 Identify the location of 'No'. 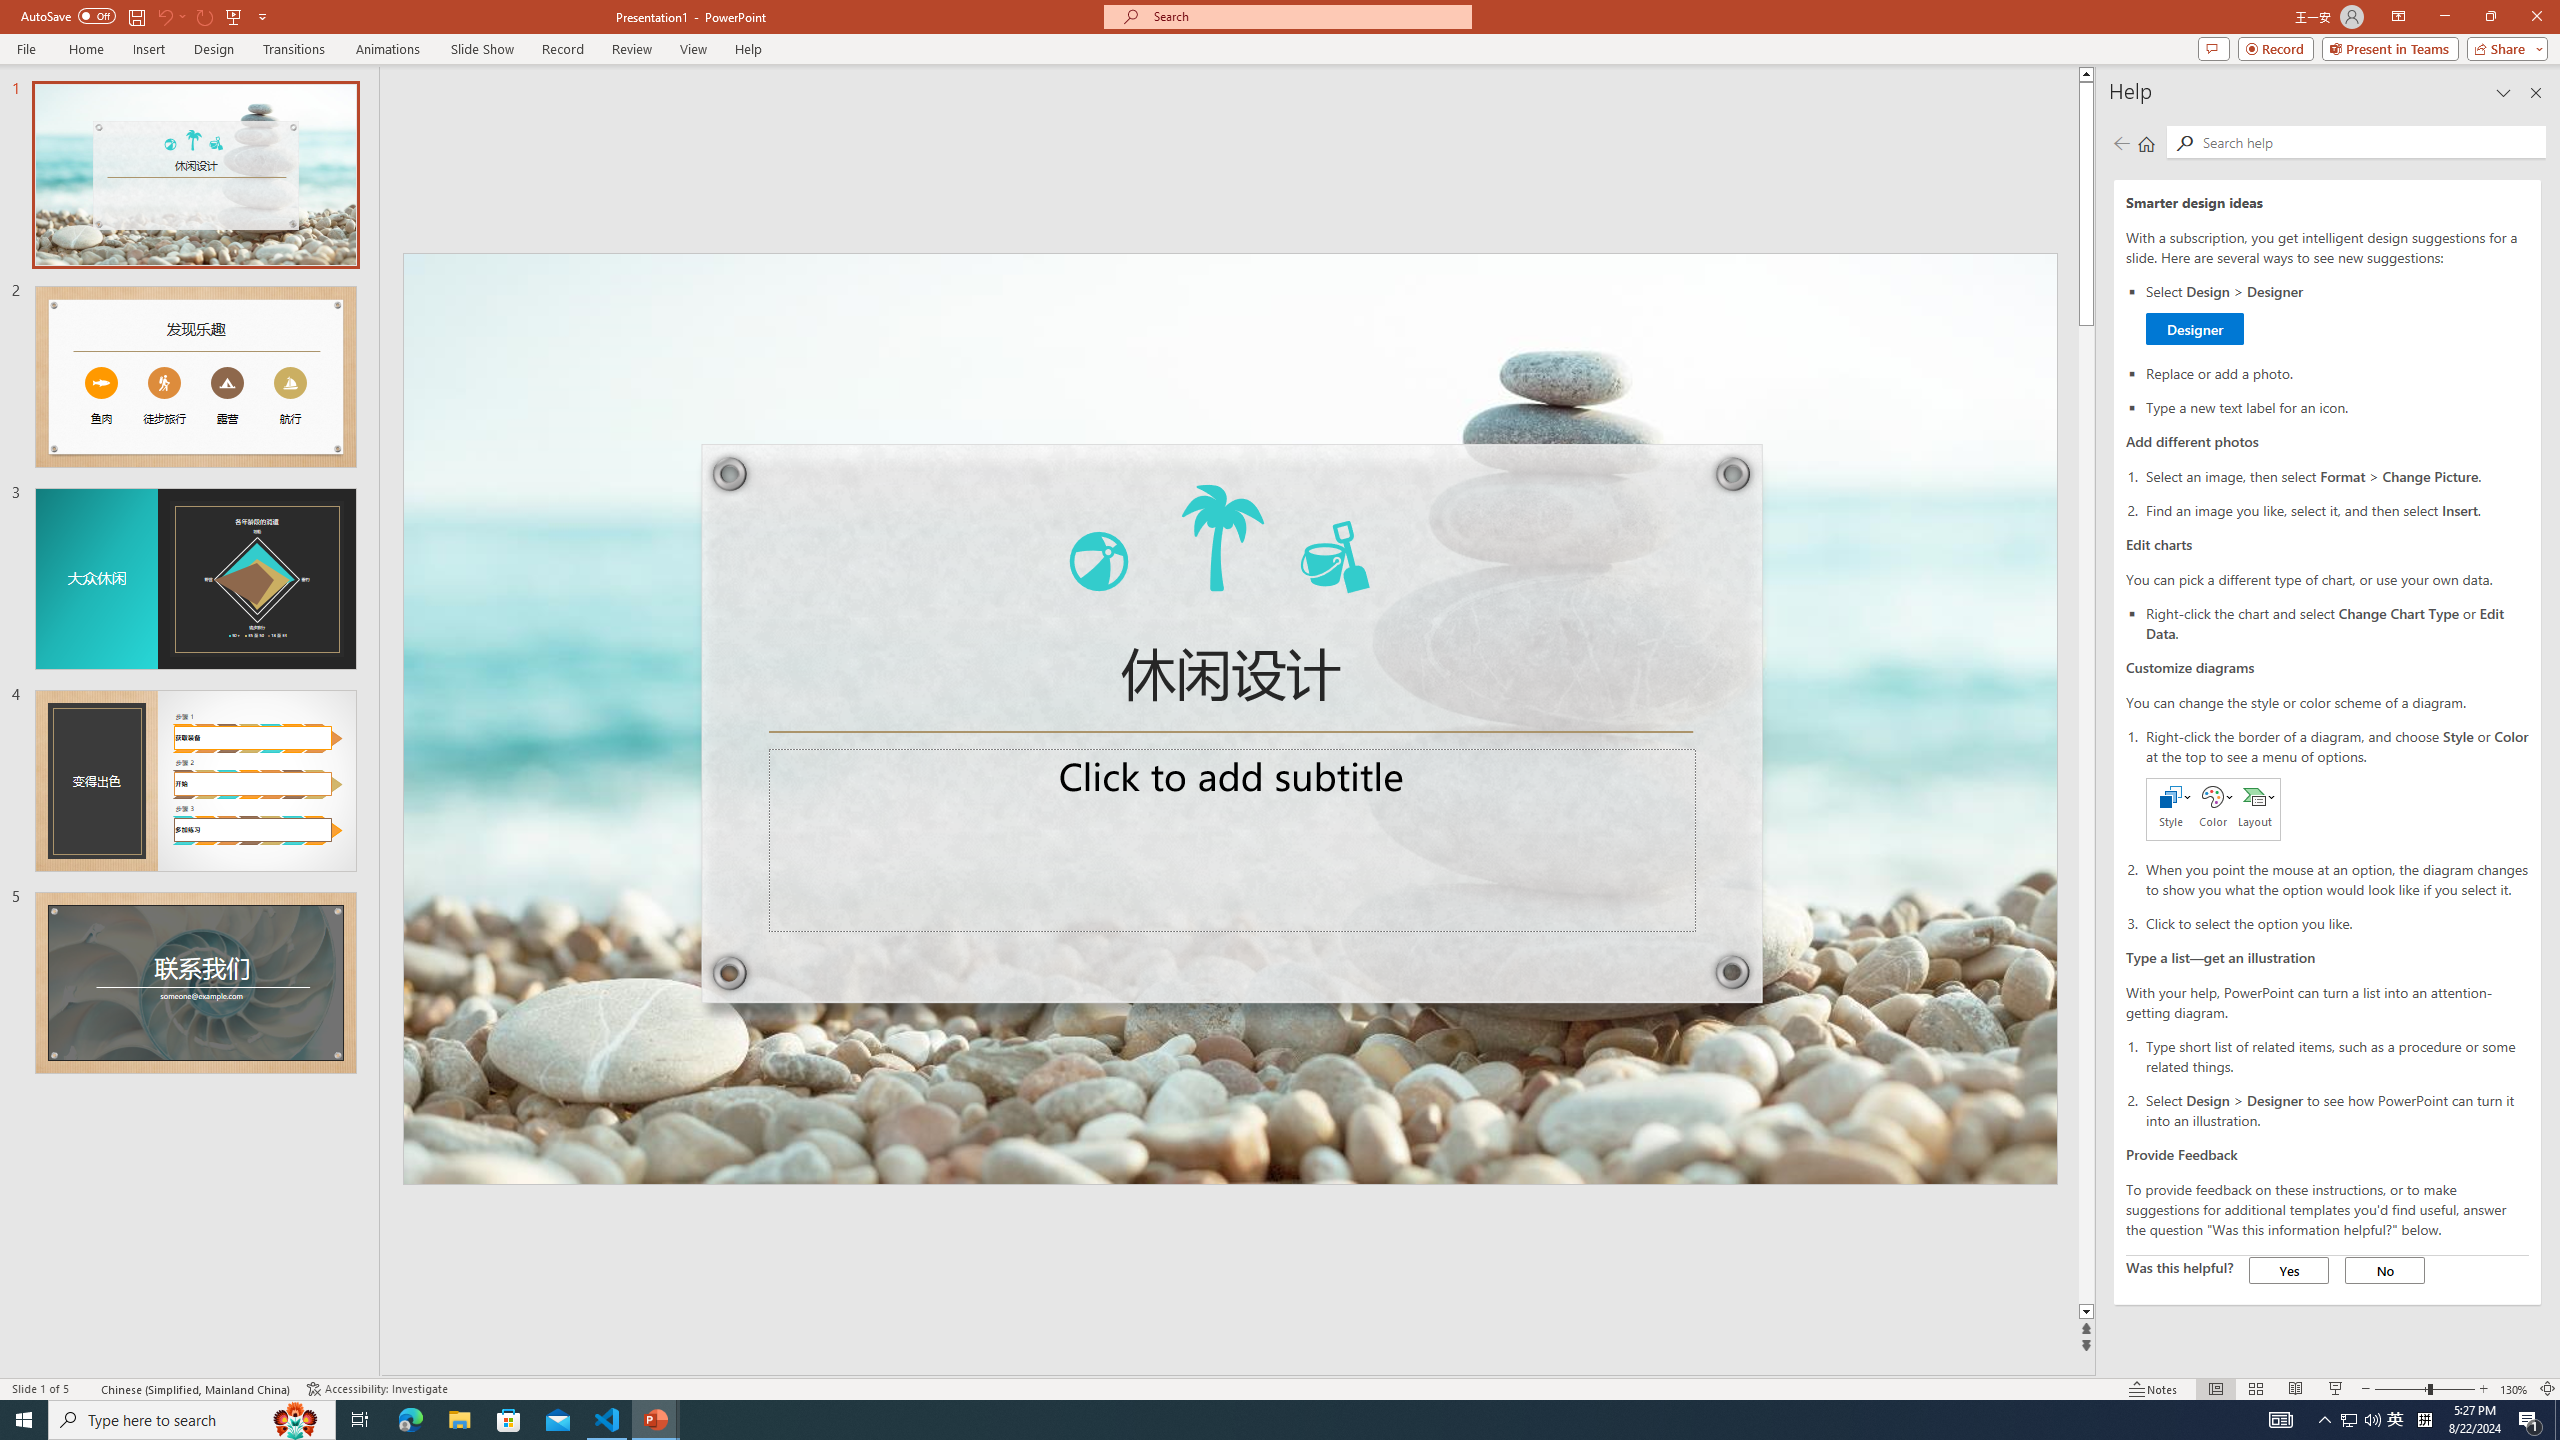
(2384, 1269).